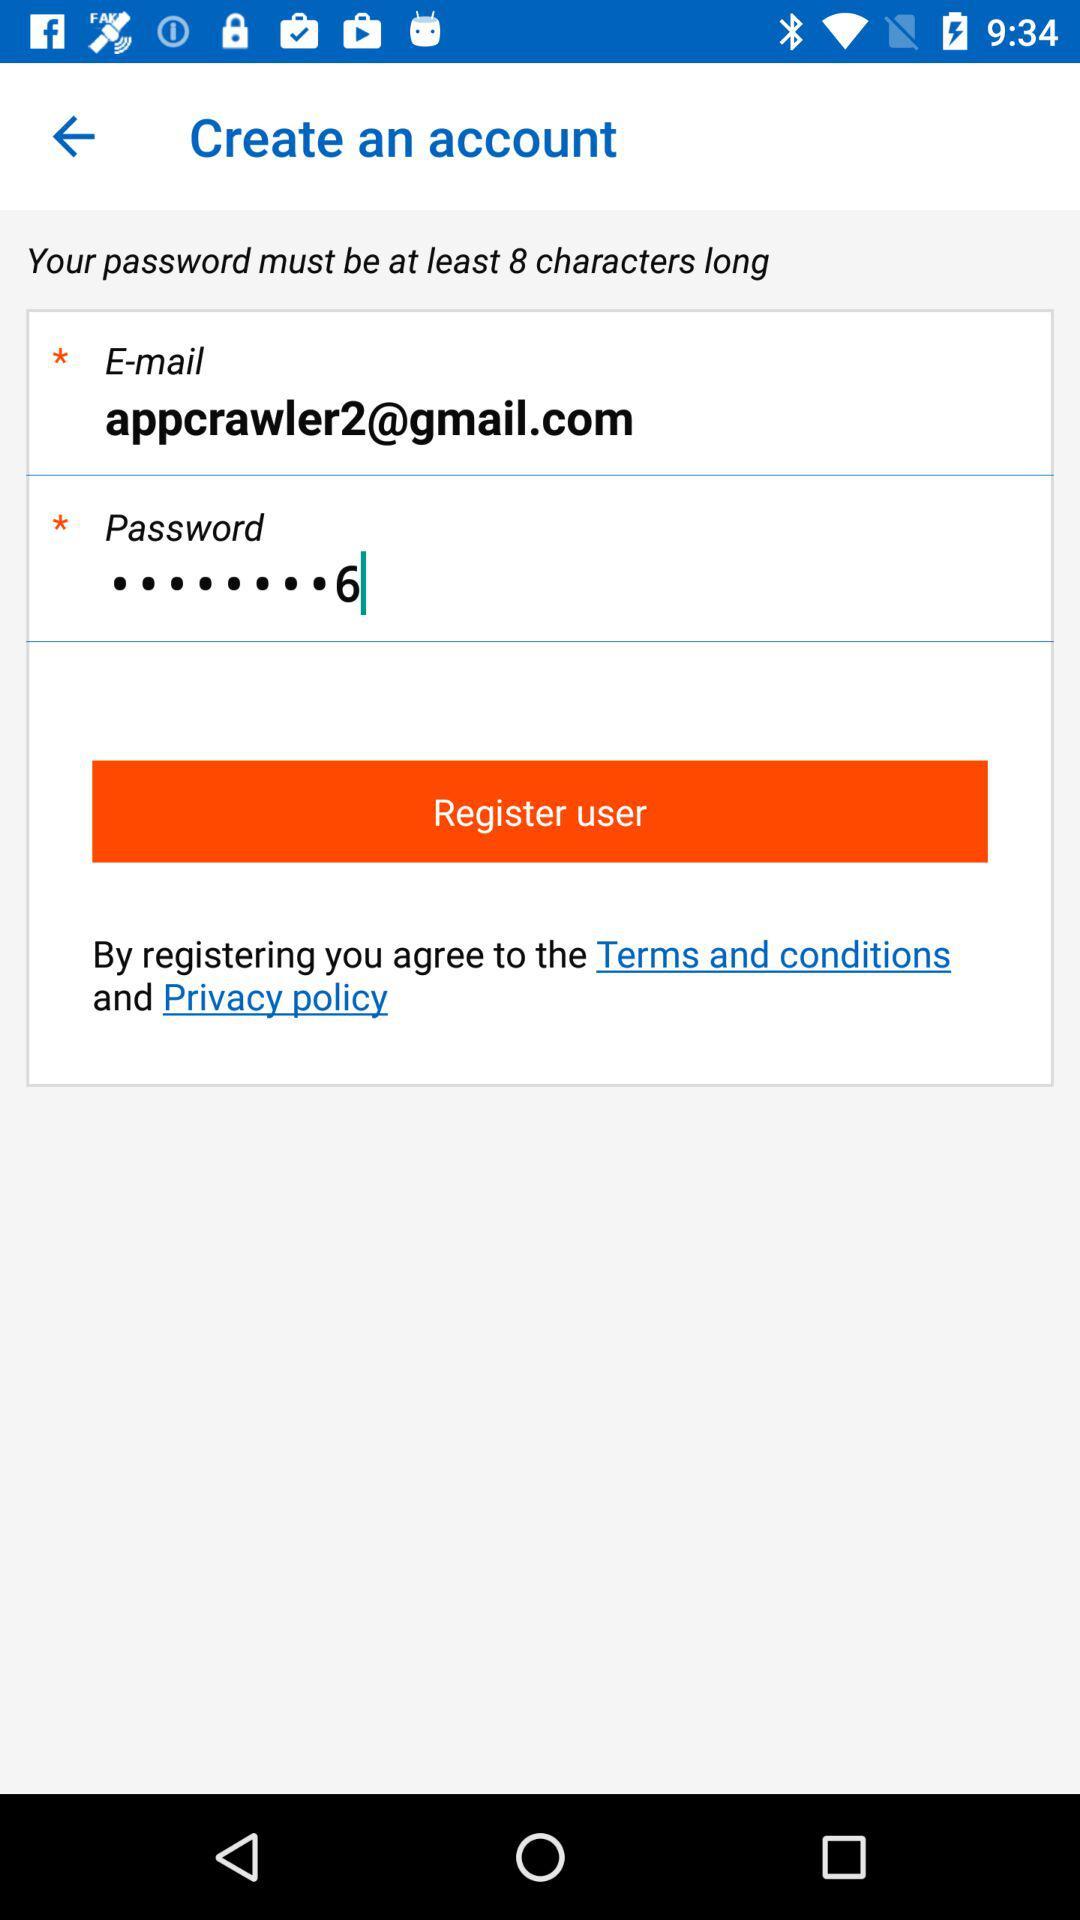 The width and height of the screenshot is (1080, 1920). I want to click on item below the * icon, so click(540, 582).